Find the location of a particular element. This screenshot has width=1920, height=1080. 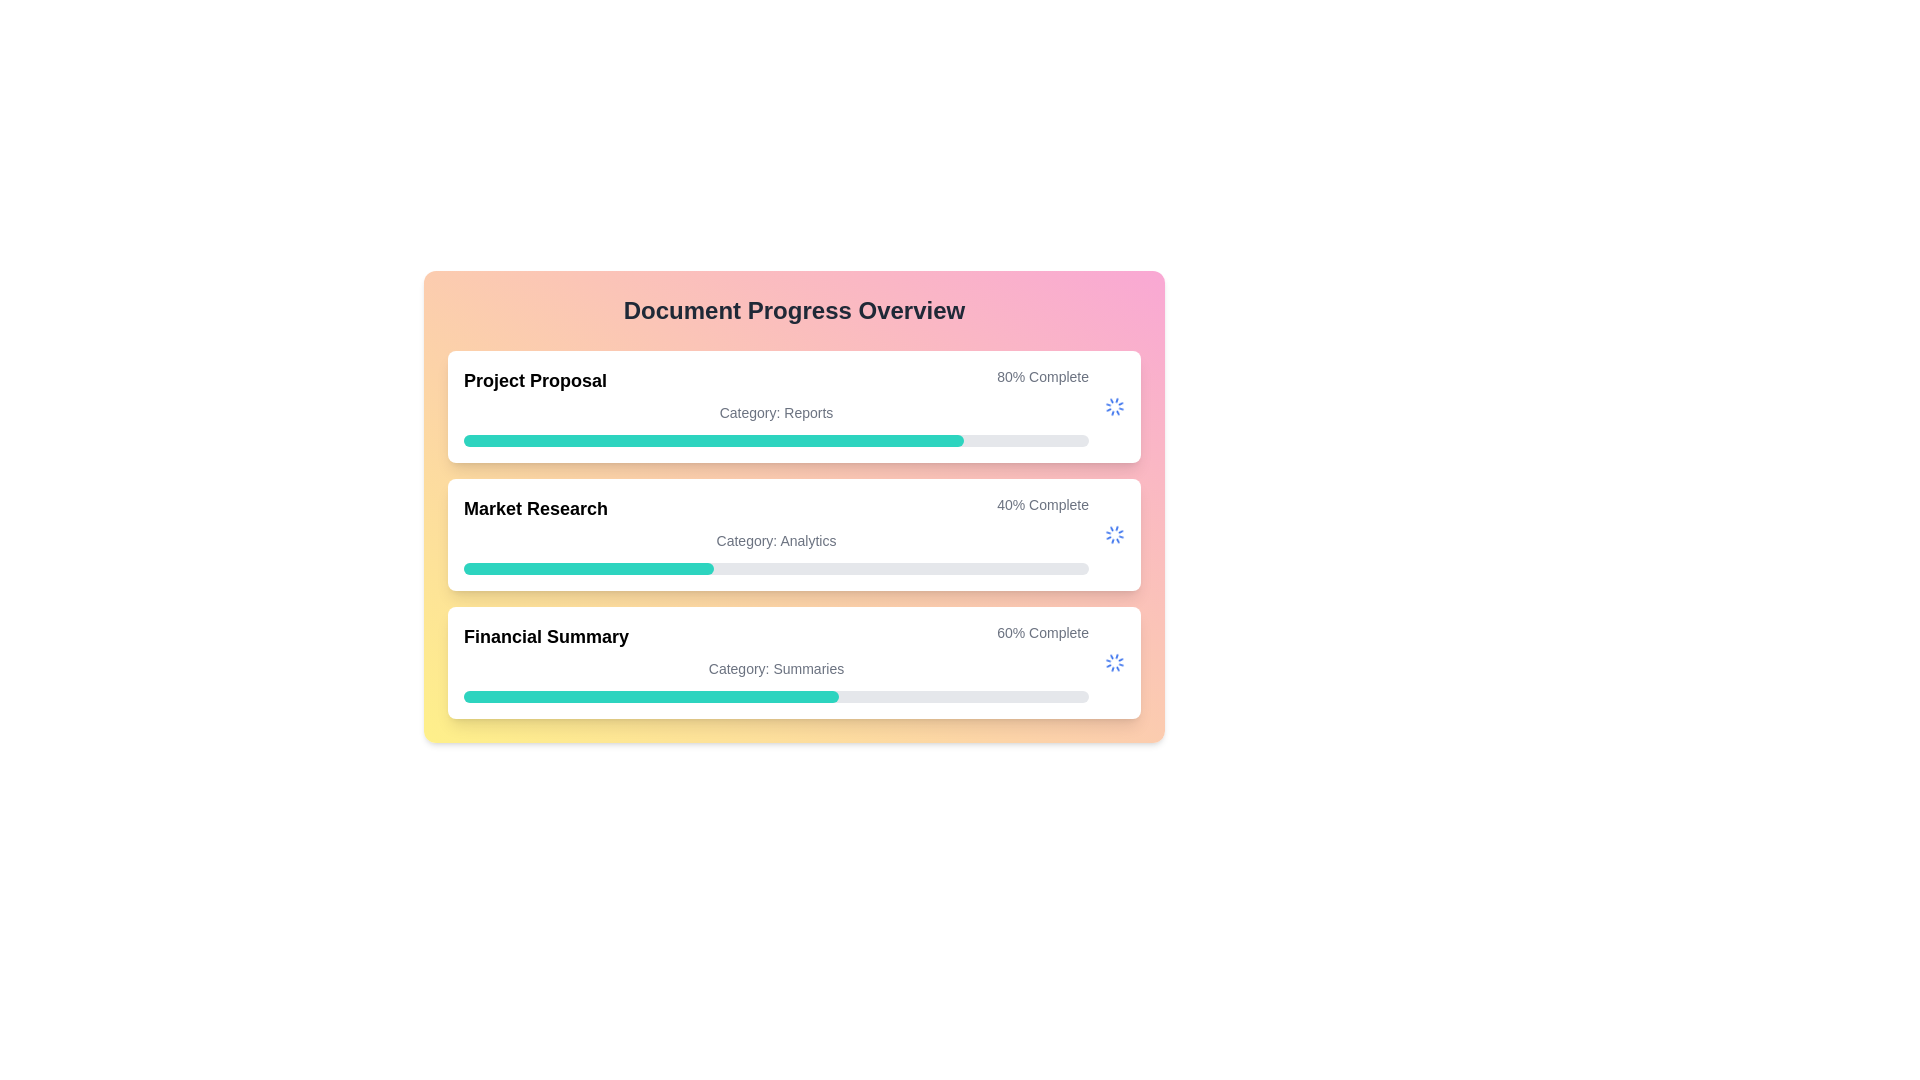

the progress indicator element in the 'Financial Summary' section, which is a teal horizontal bar with rounded ends indicating 60% completion is located at coordinates (651, 696).